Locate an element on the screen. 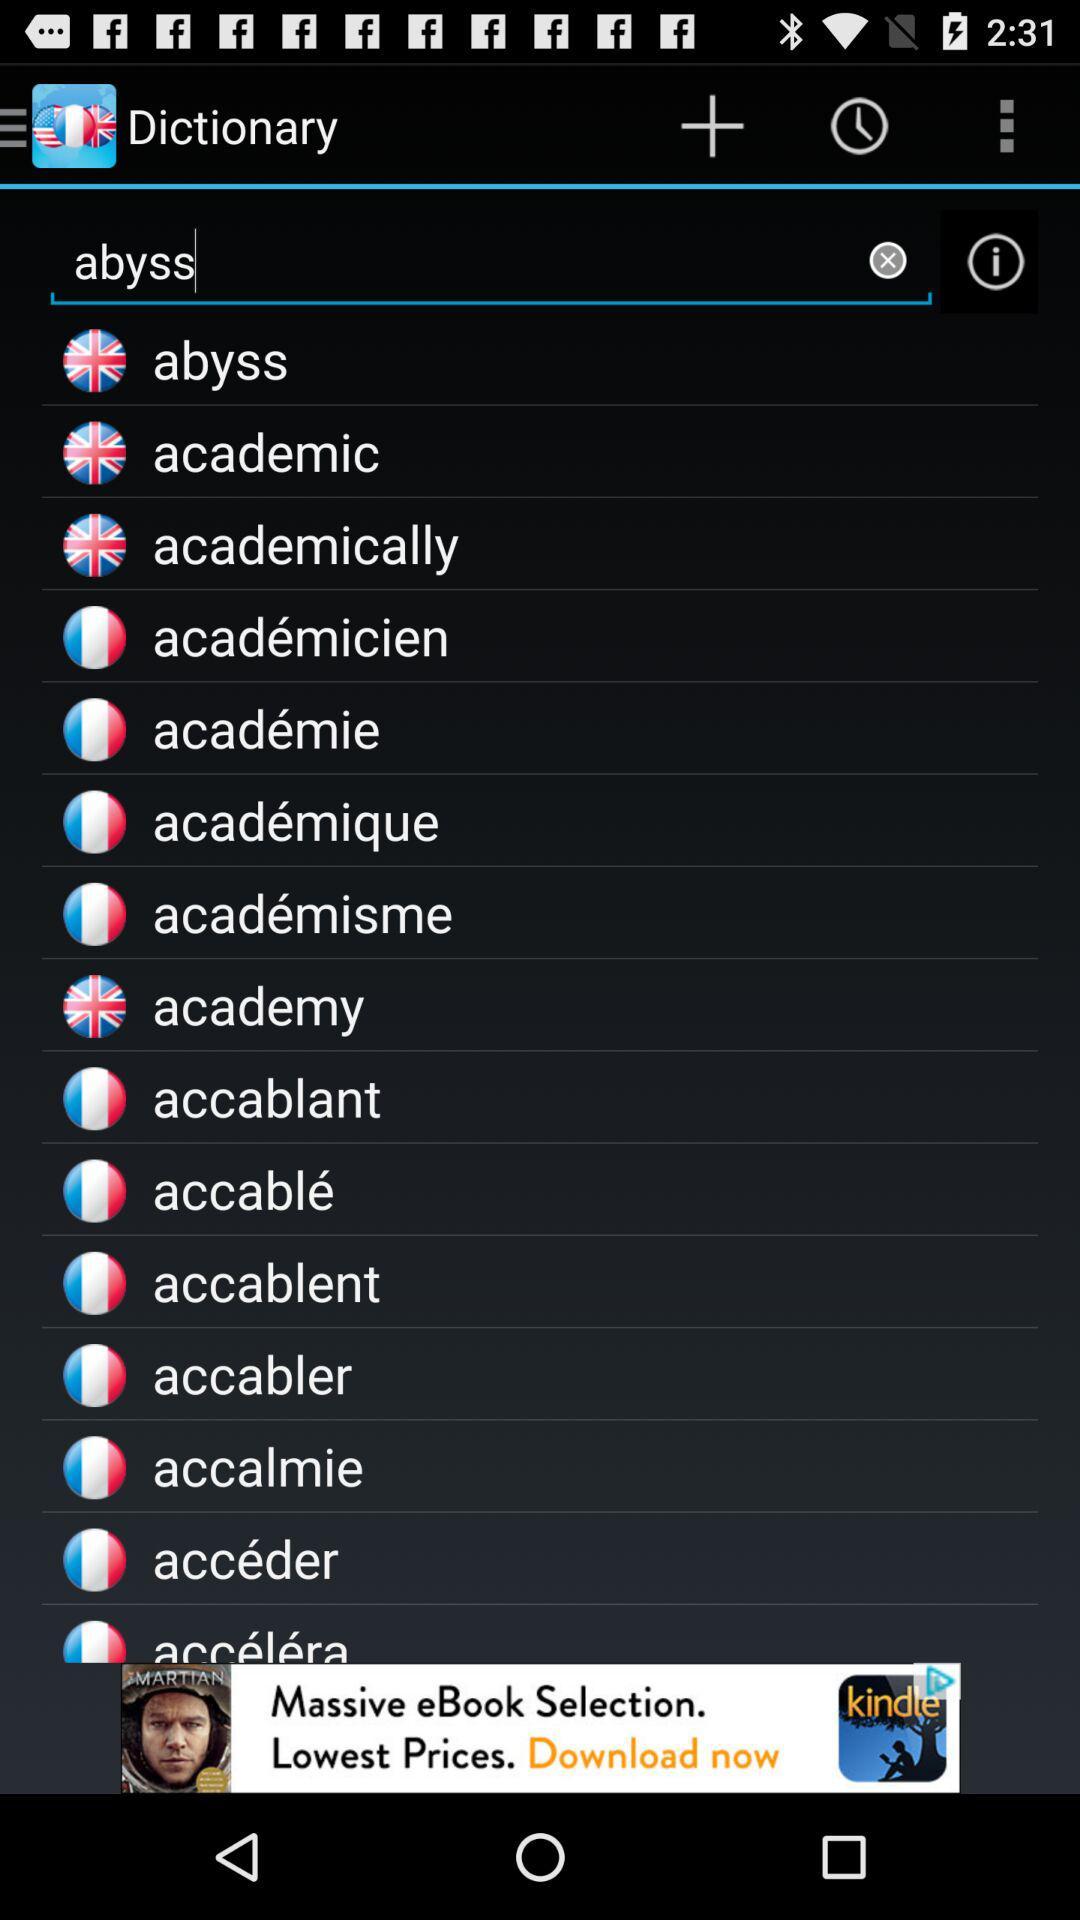 This screenshot has height=1920, width=1080. advertisement is located at coordinates (540, 1727).